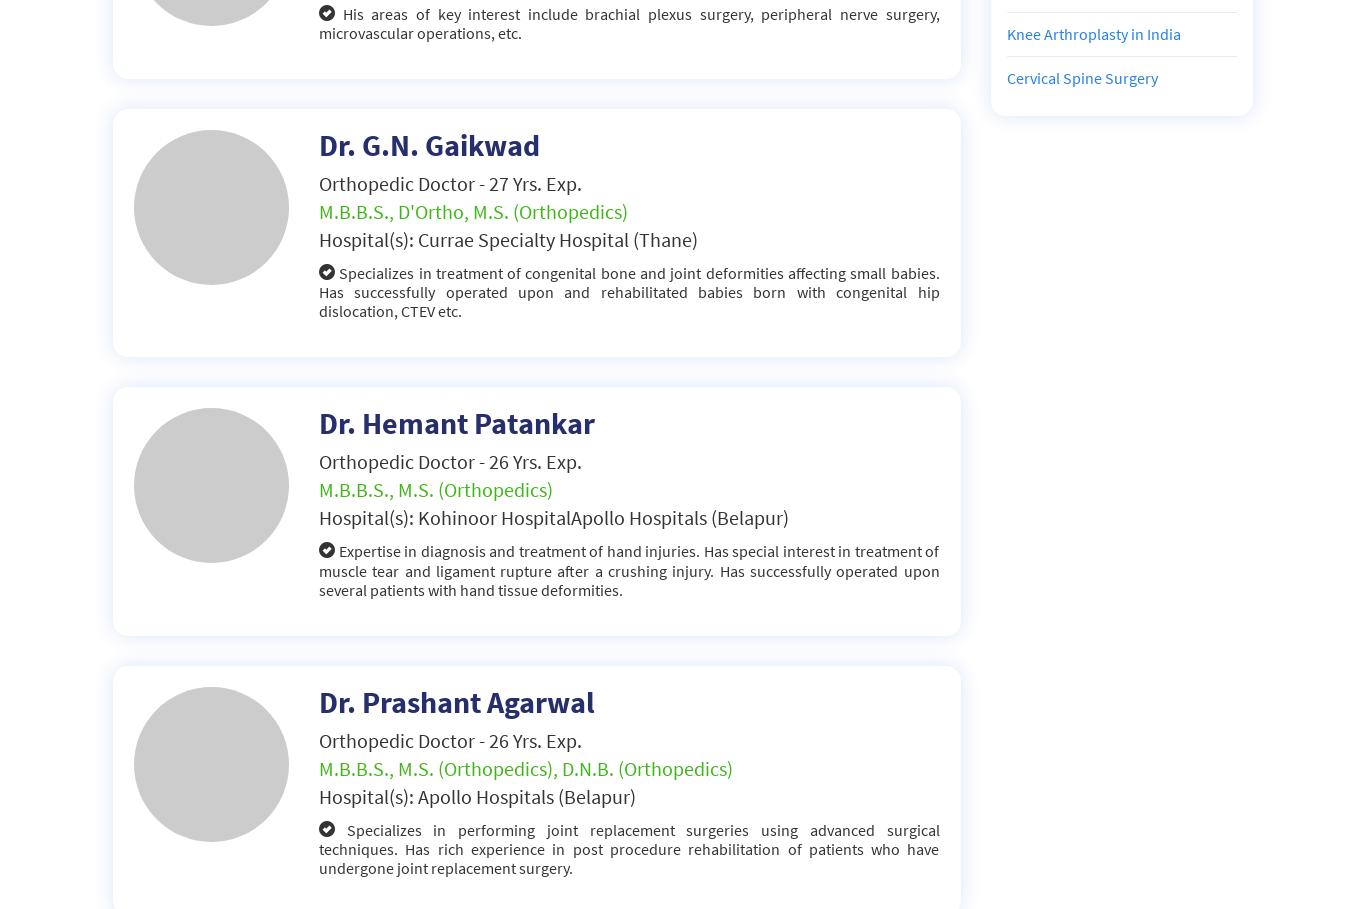 The width and height of the screenshot is (1366, 909). Describe the element at coordinates (1080, 75) in the screenshot. I see `'Cervical Spine Surgery'` at that location.